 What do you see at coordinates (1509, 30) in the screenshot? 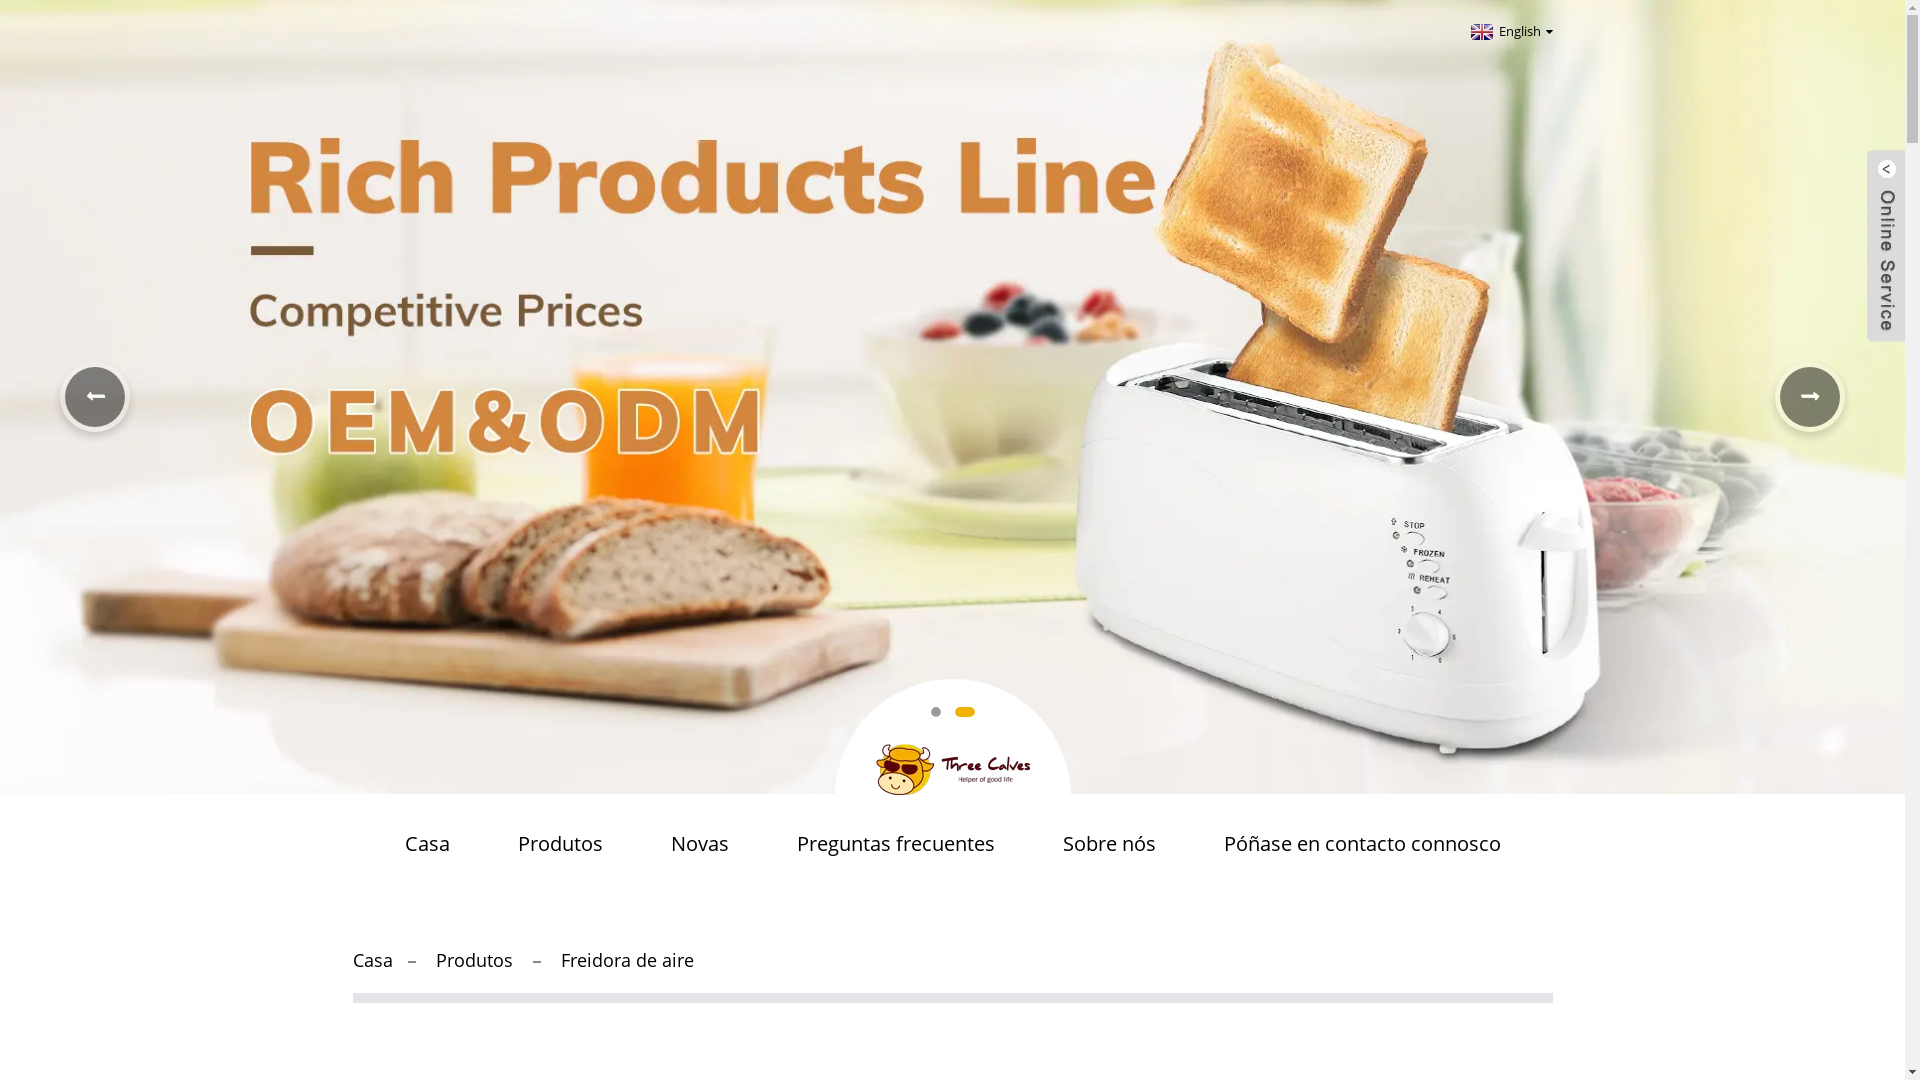
I see `'English'` at bounding box center [1509, 30].